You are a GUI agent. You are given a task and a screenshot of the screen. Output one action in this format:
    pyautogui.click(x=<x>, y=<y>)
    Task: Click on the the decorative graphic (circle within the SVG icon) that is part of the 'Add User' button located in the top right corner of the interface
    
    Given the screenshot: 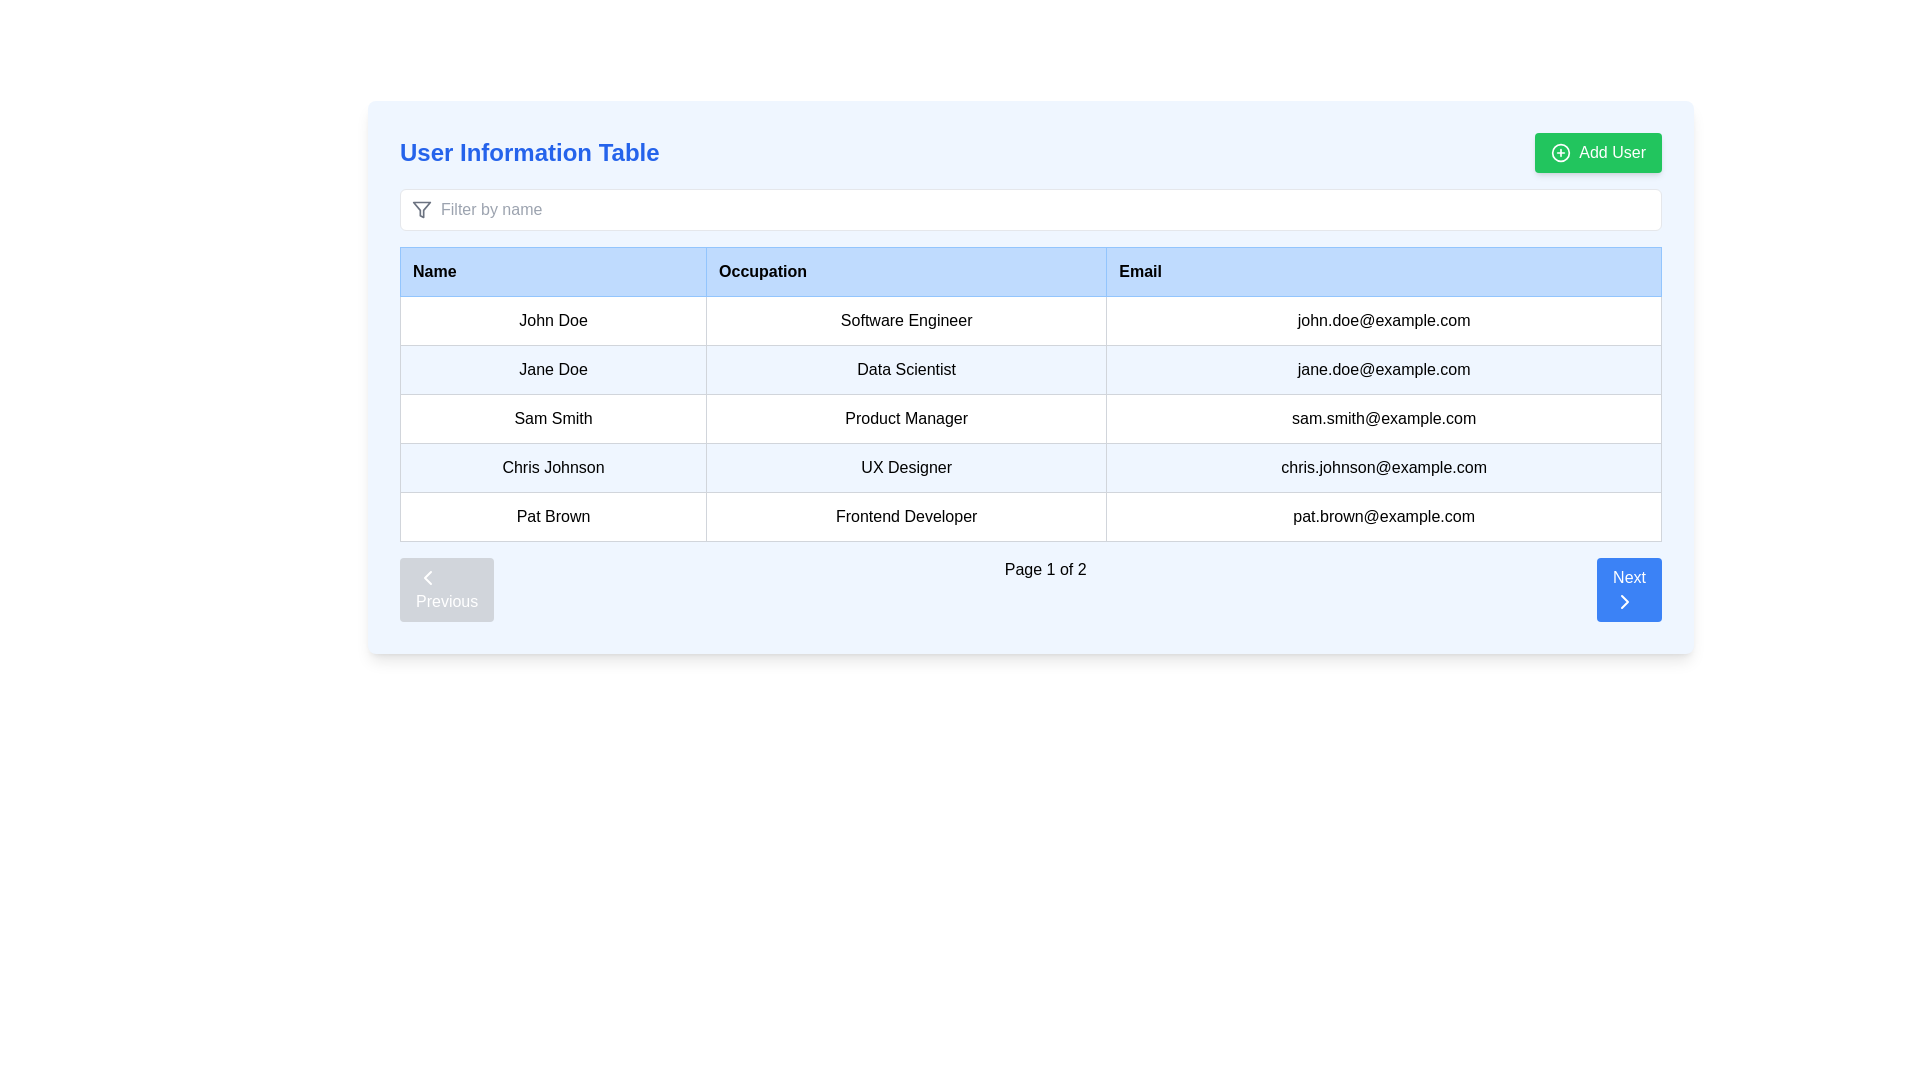 What is the action you would take?
    pyautogui.click(x=1560, y=152)
    